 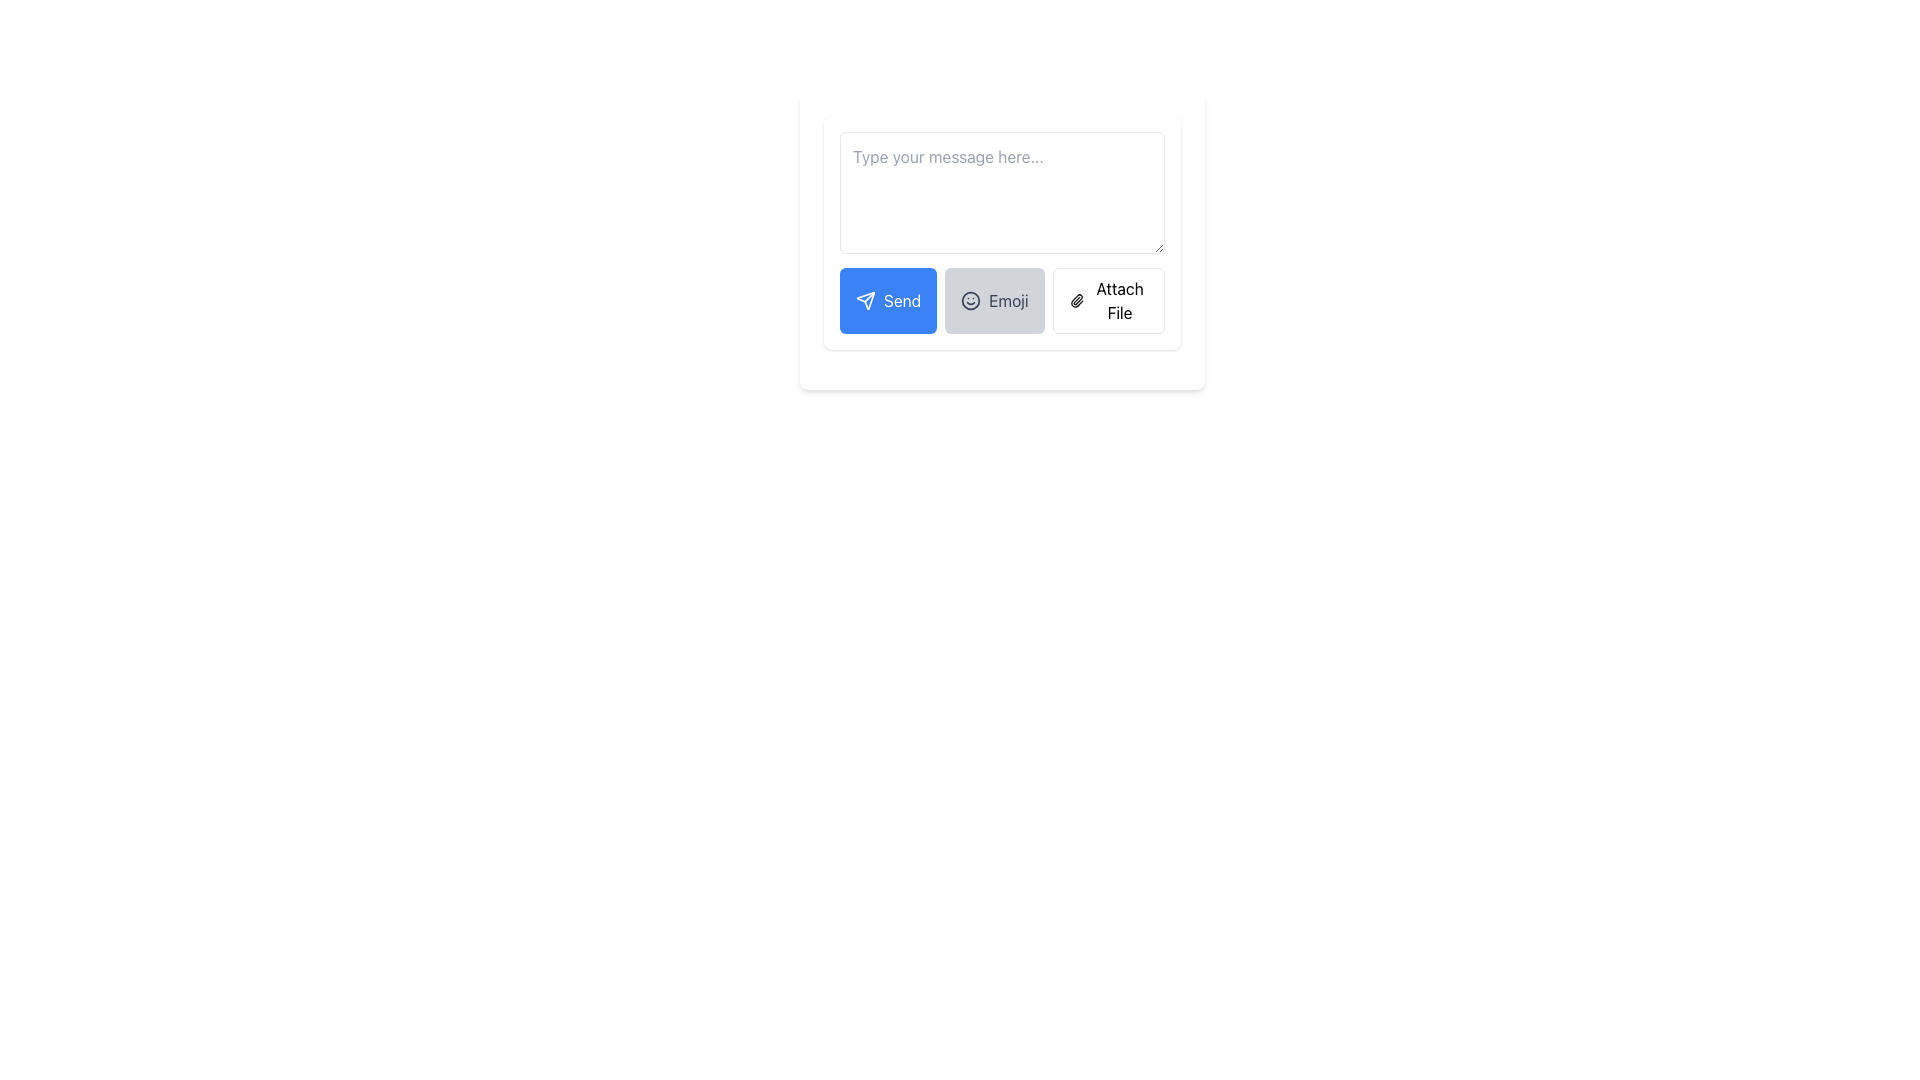 What do you see at coordinates (887, 300) in the screenshot?
I see `the first button located at the leftmost position in the horizontal alignment of action buttons under the text input area to send the text` at bounding box center [887, 300].